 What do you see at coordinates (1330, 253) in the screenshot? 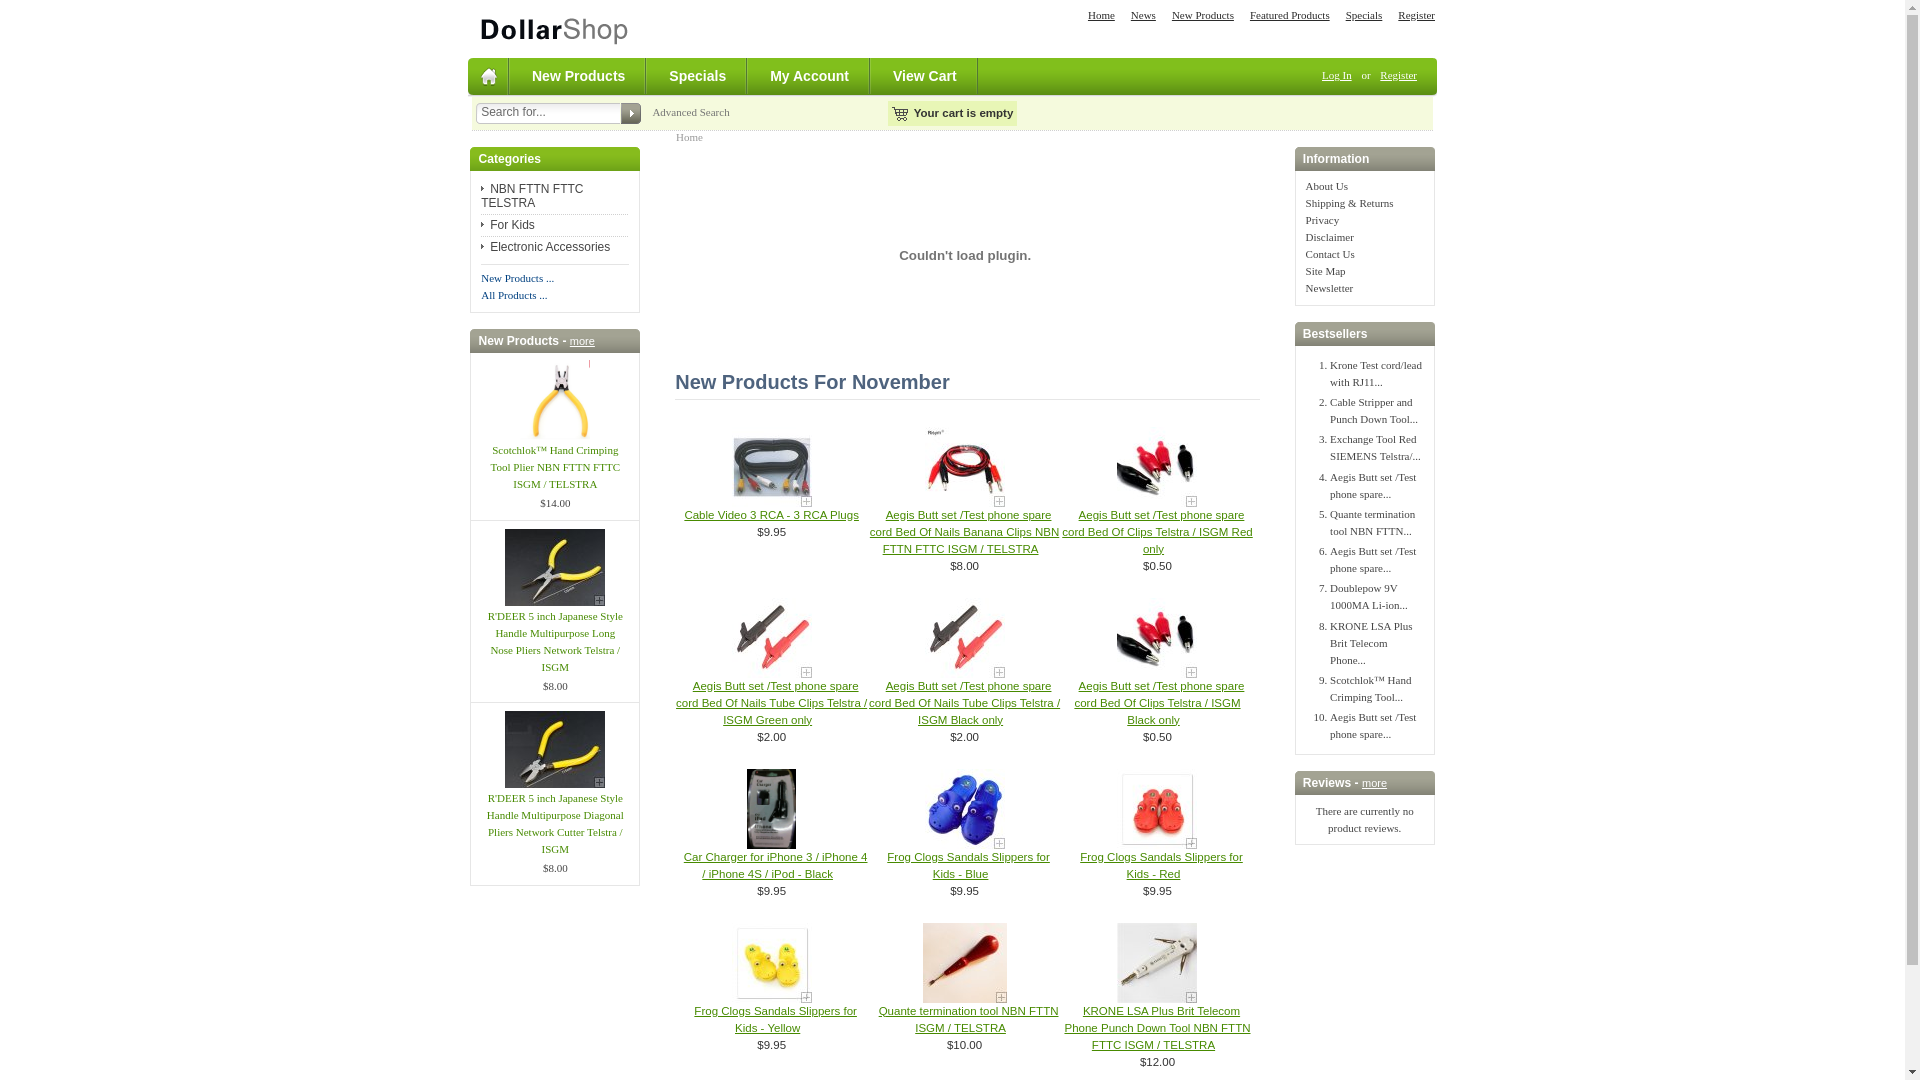
I see `'Contact Us'` at bounding box center [1330, 253].